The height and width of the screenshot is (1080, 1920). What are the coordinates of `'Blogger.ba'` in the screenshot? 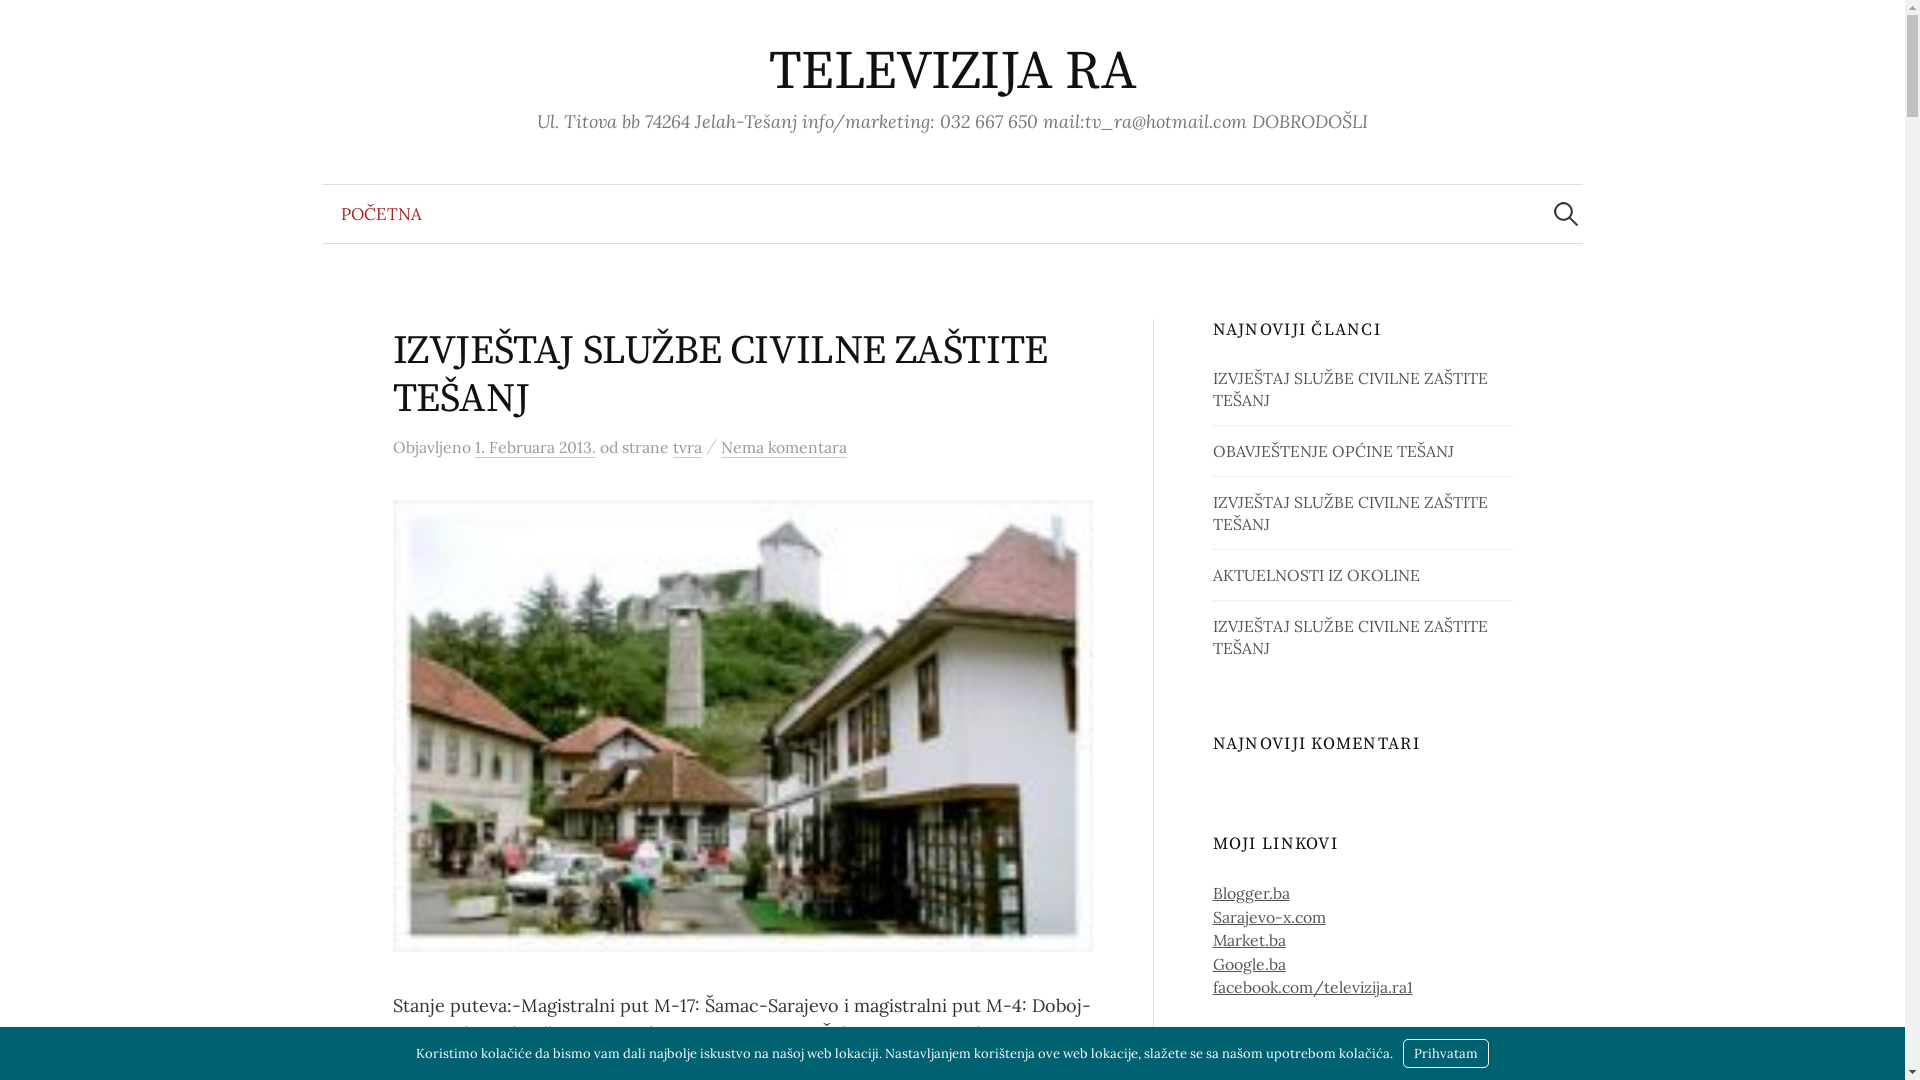 It's located at (1250, 892).